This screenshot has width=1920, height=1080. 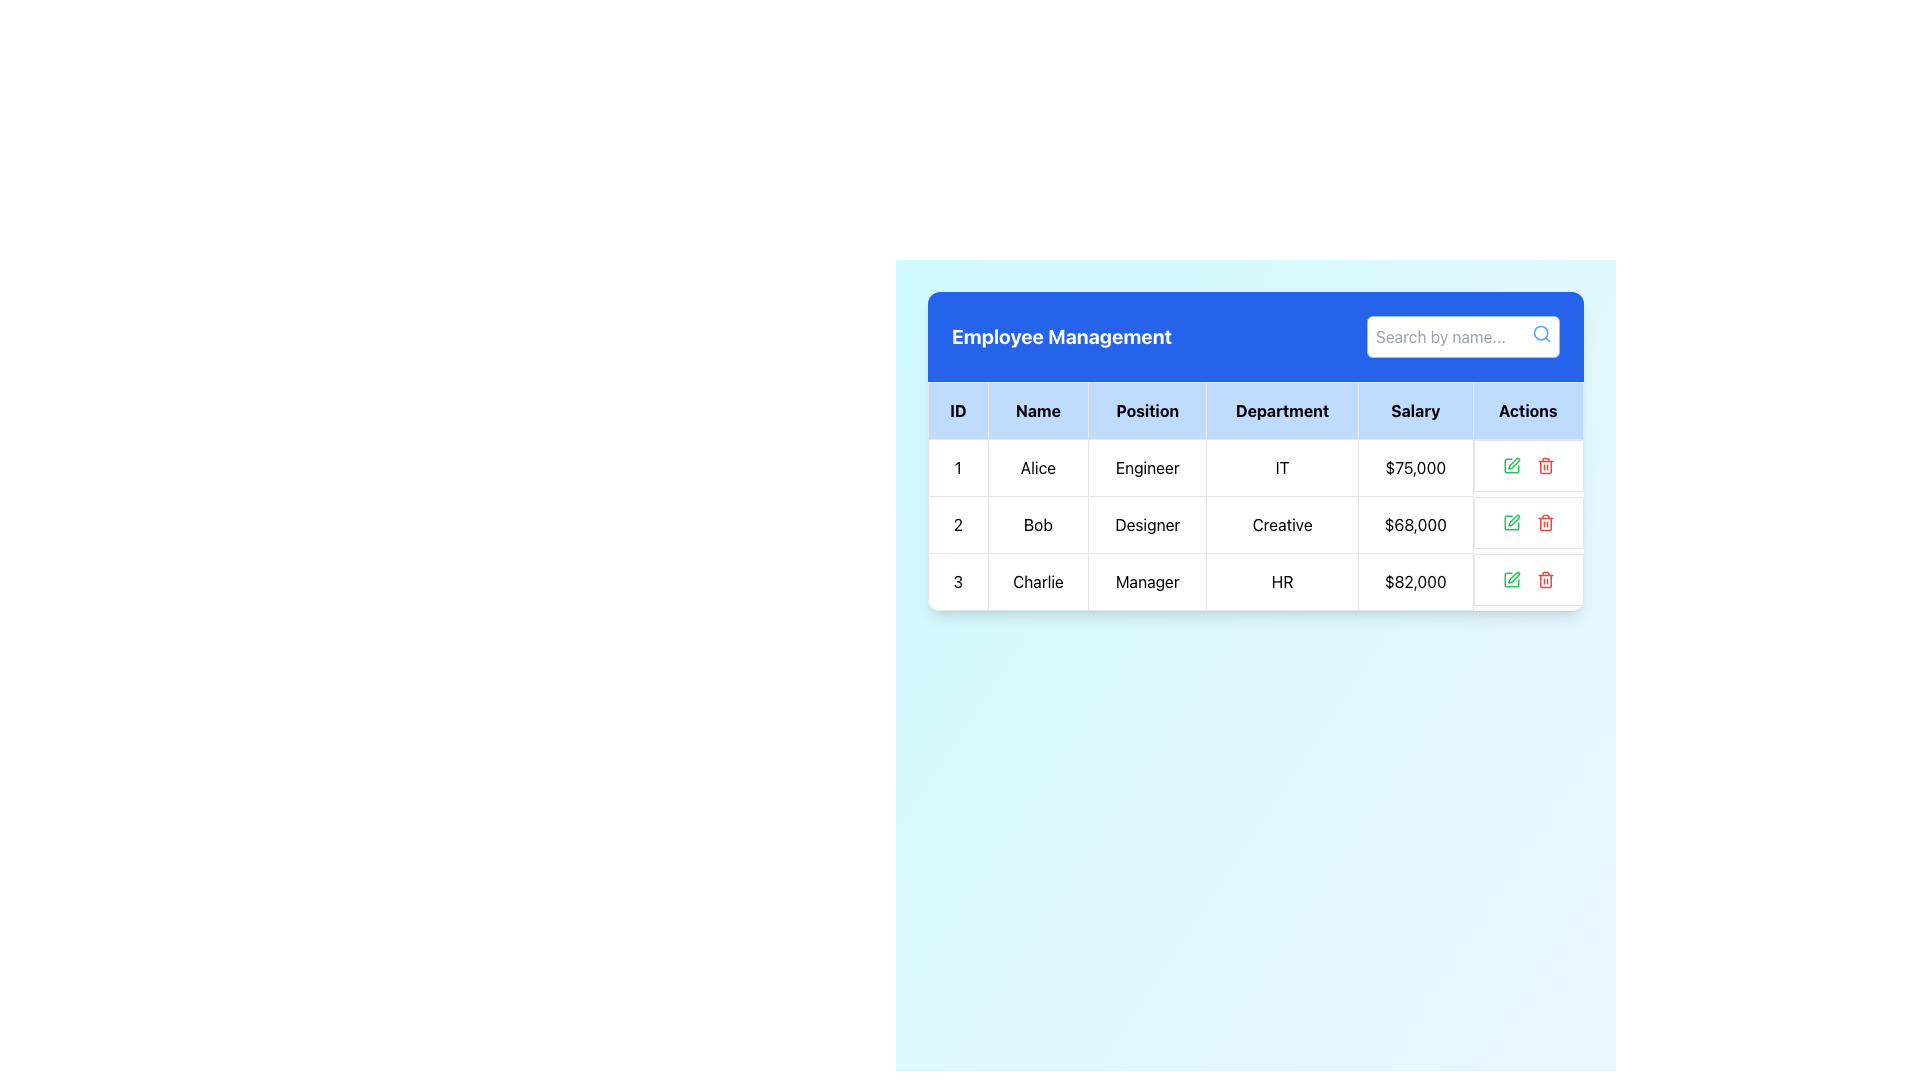 I want to click on the non-interactive text label displaying the job title 'Designer' located in the third column of the second row in the table, aligned with 'Bob' in the 'Name' column and 'Creative' in the 'Department' column, so click(x=1147, y=523).